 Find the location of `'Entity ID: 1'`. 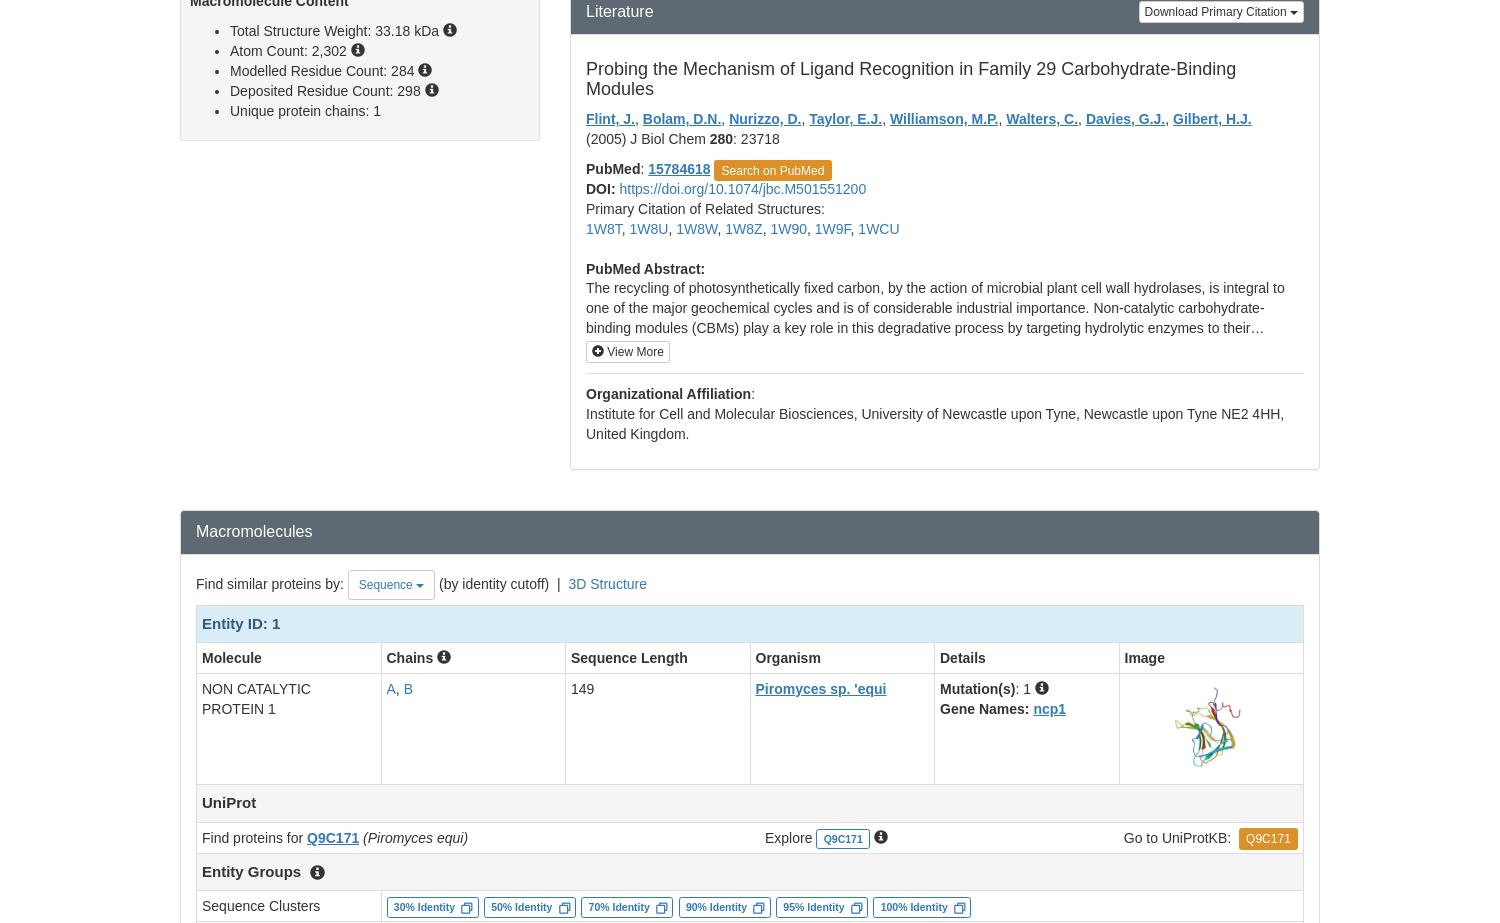

'Entity ID: 1' is located at coordinates (240, 621).